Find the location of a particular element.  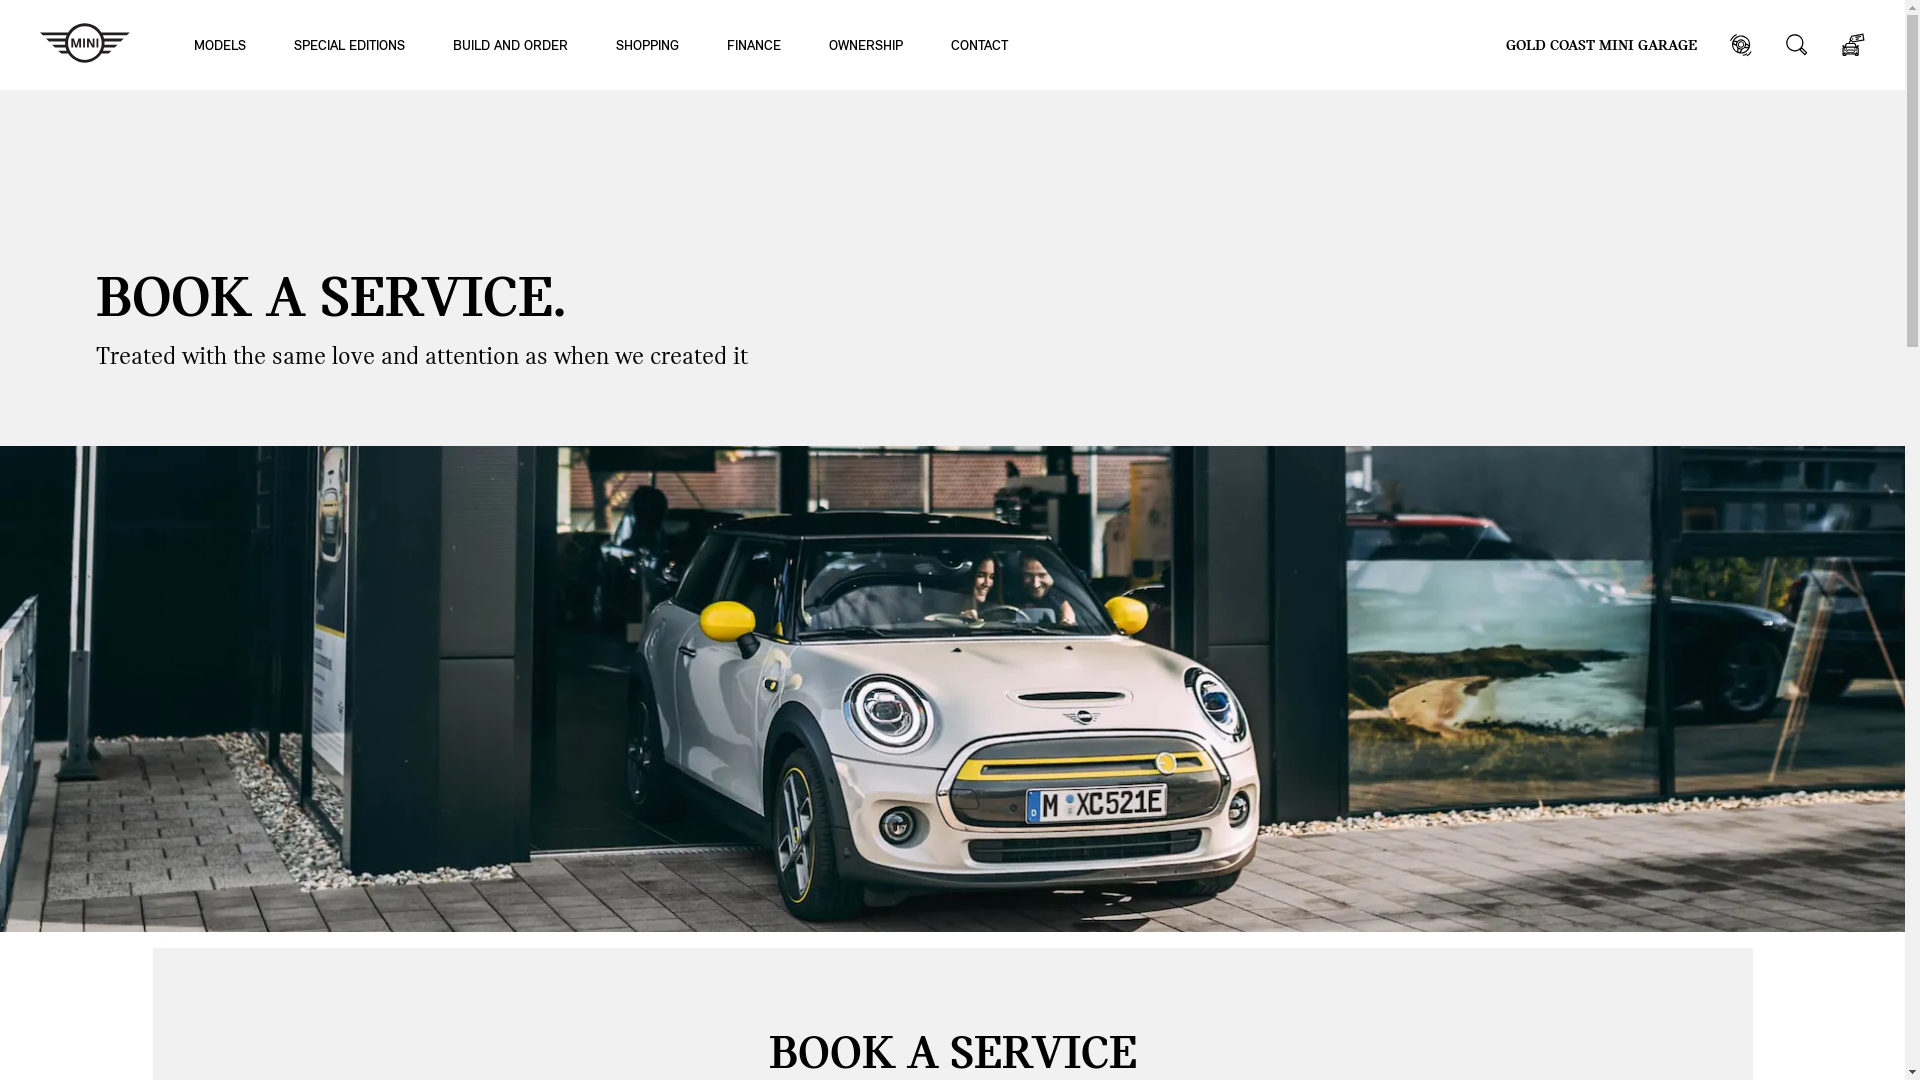

'BUILD AND ORDER' is located at coordinates (510, 44).